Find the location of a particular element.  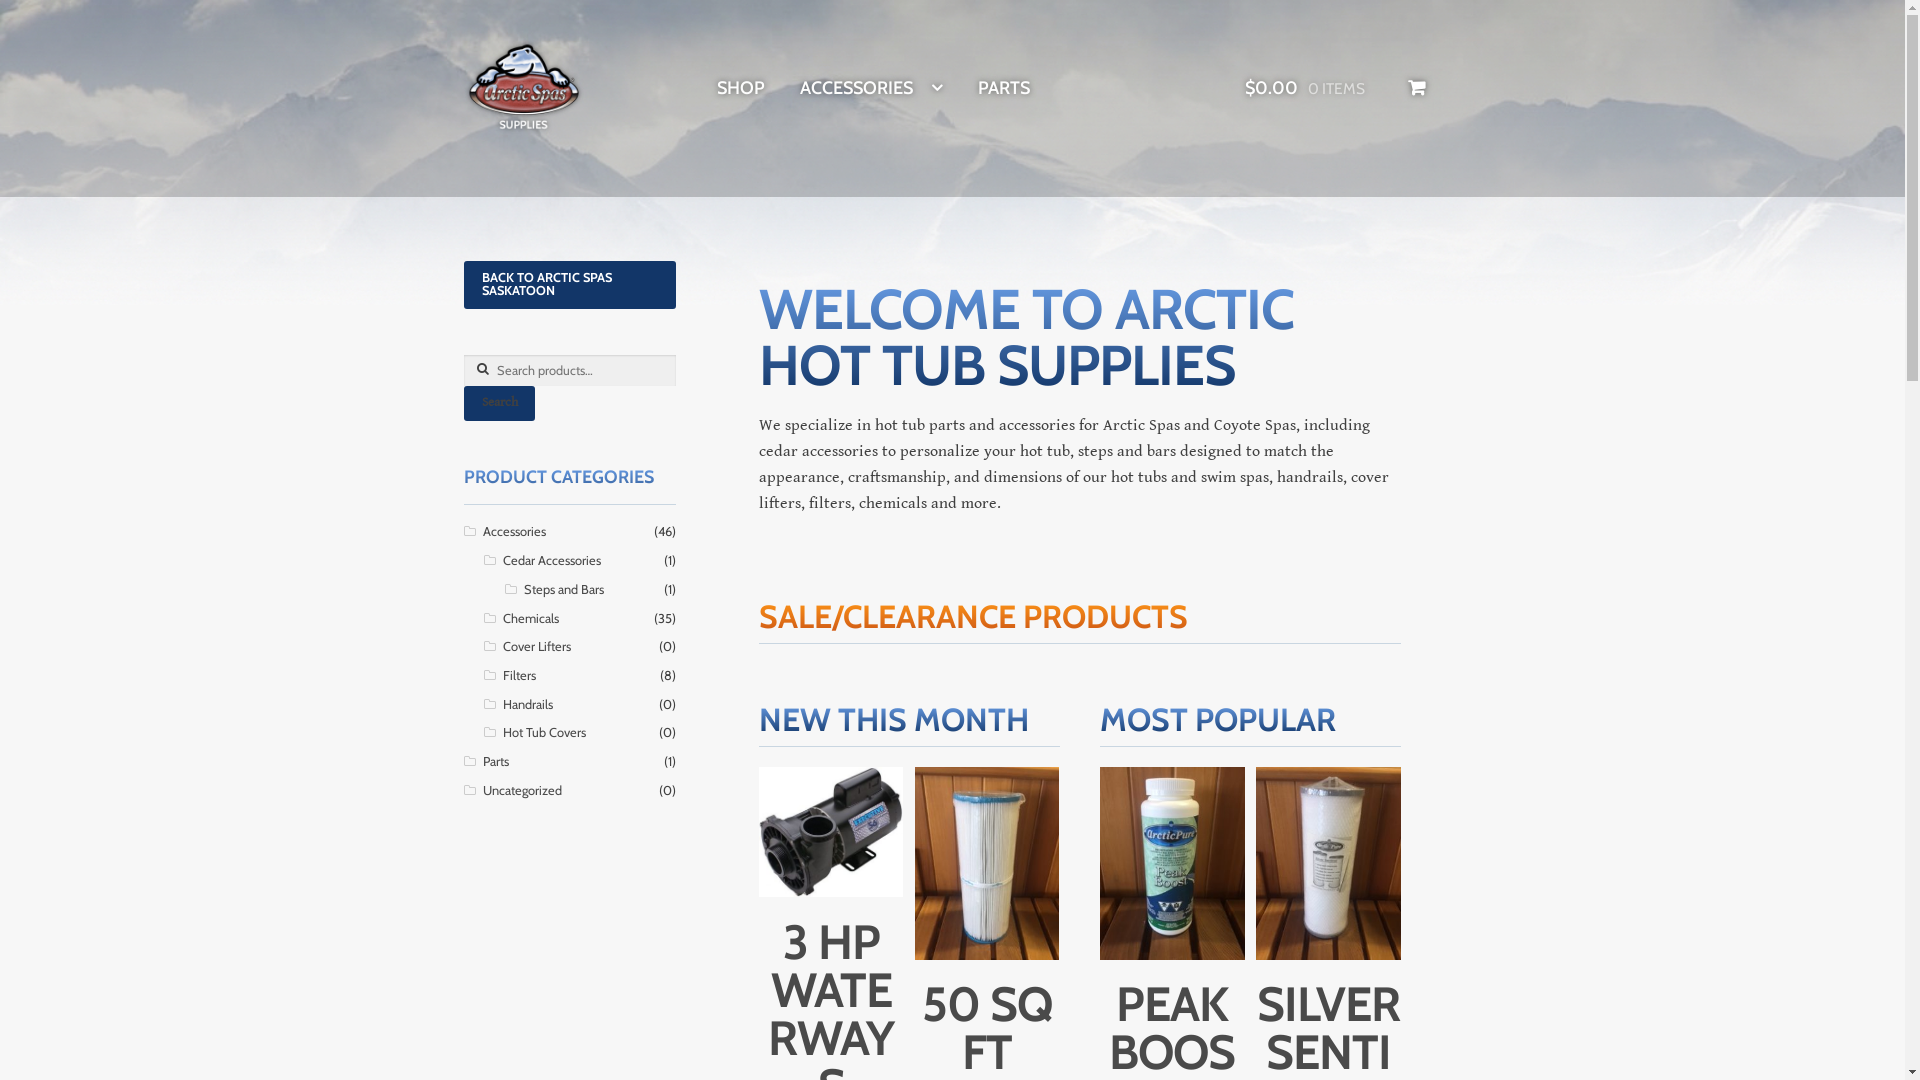

'Steps and Bars' is located at coordinates (562, 588).